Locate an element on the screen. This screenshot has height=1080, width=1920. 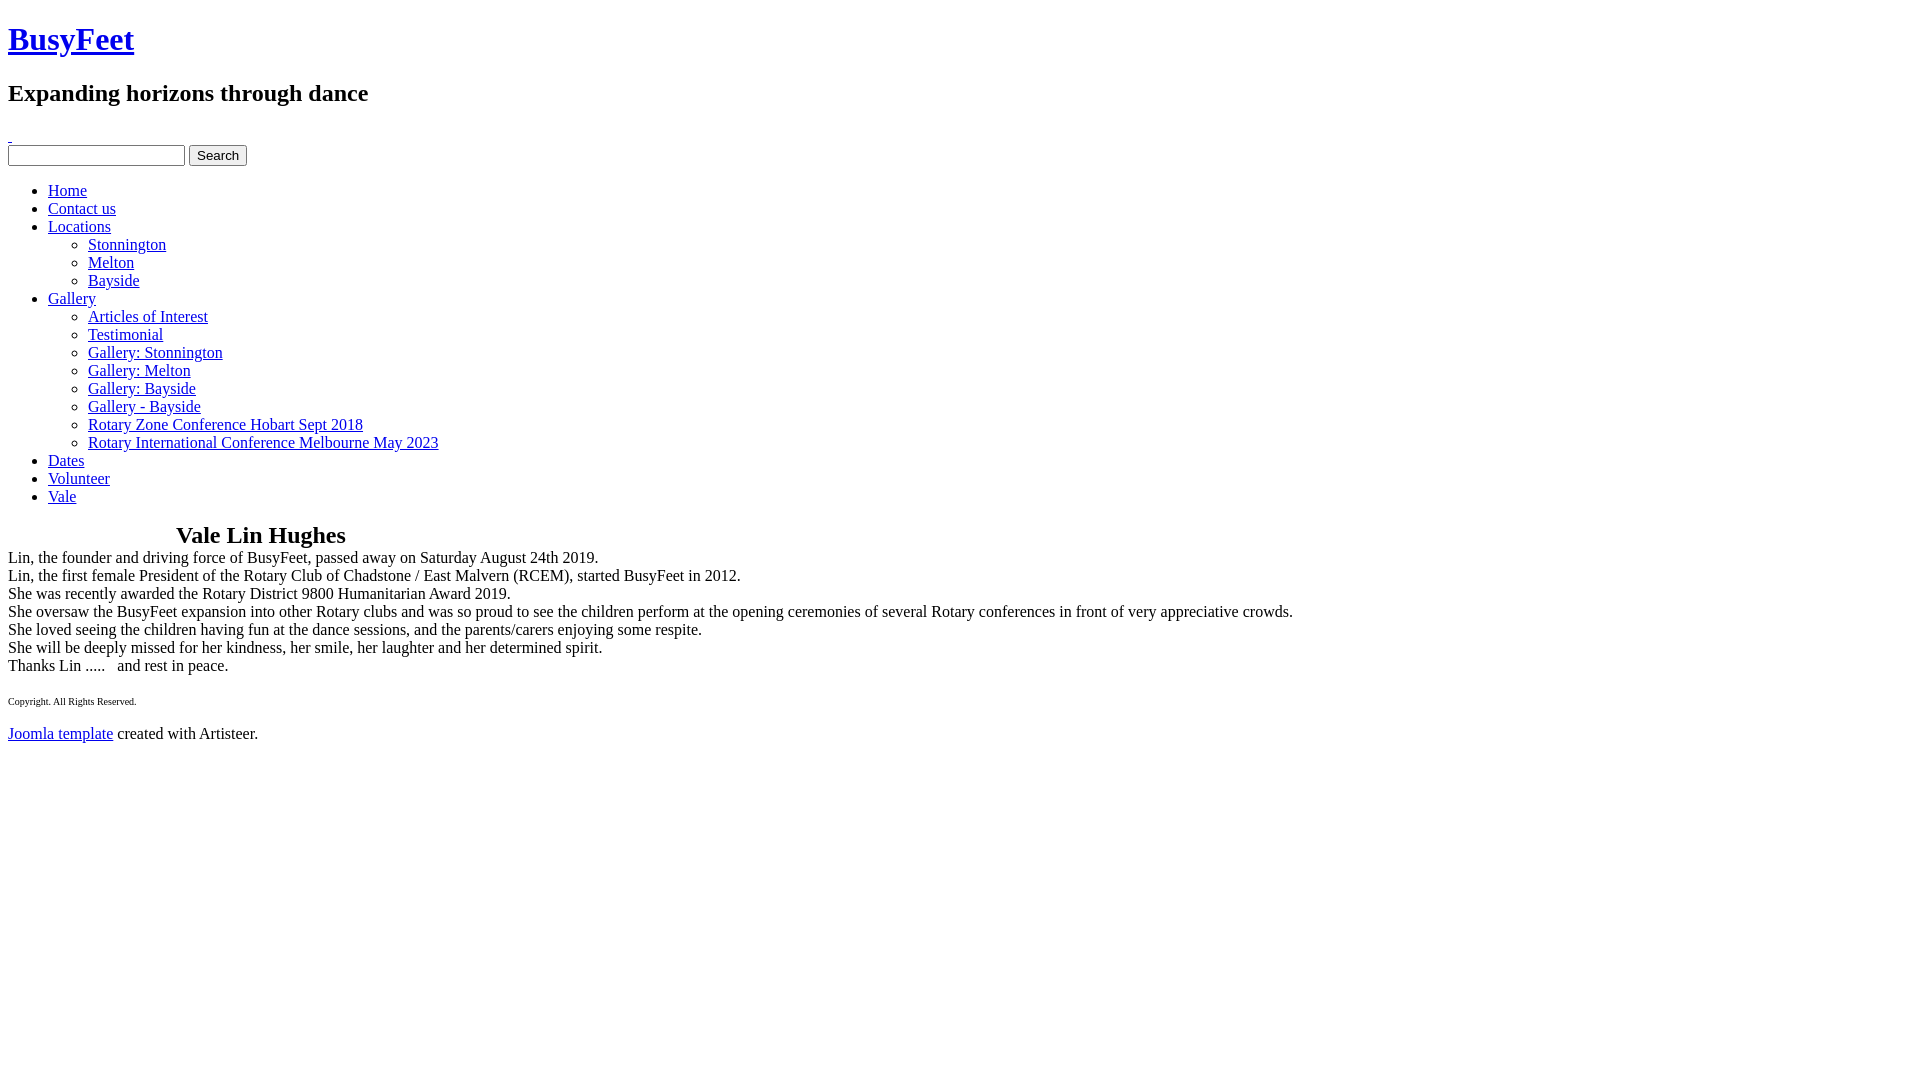
'Rotary International Conference Melbourne May 2023' is located at coordinates (262, 441).